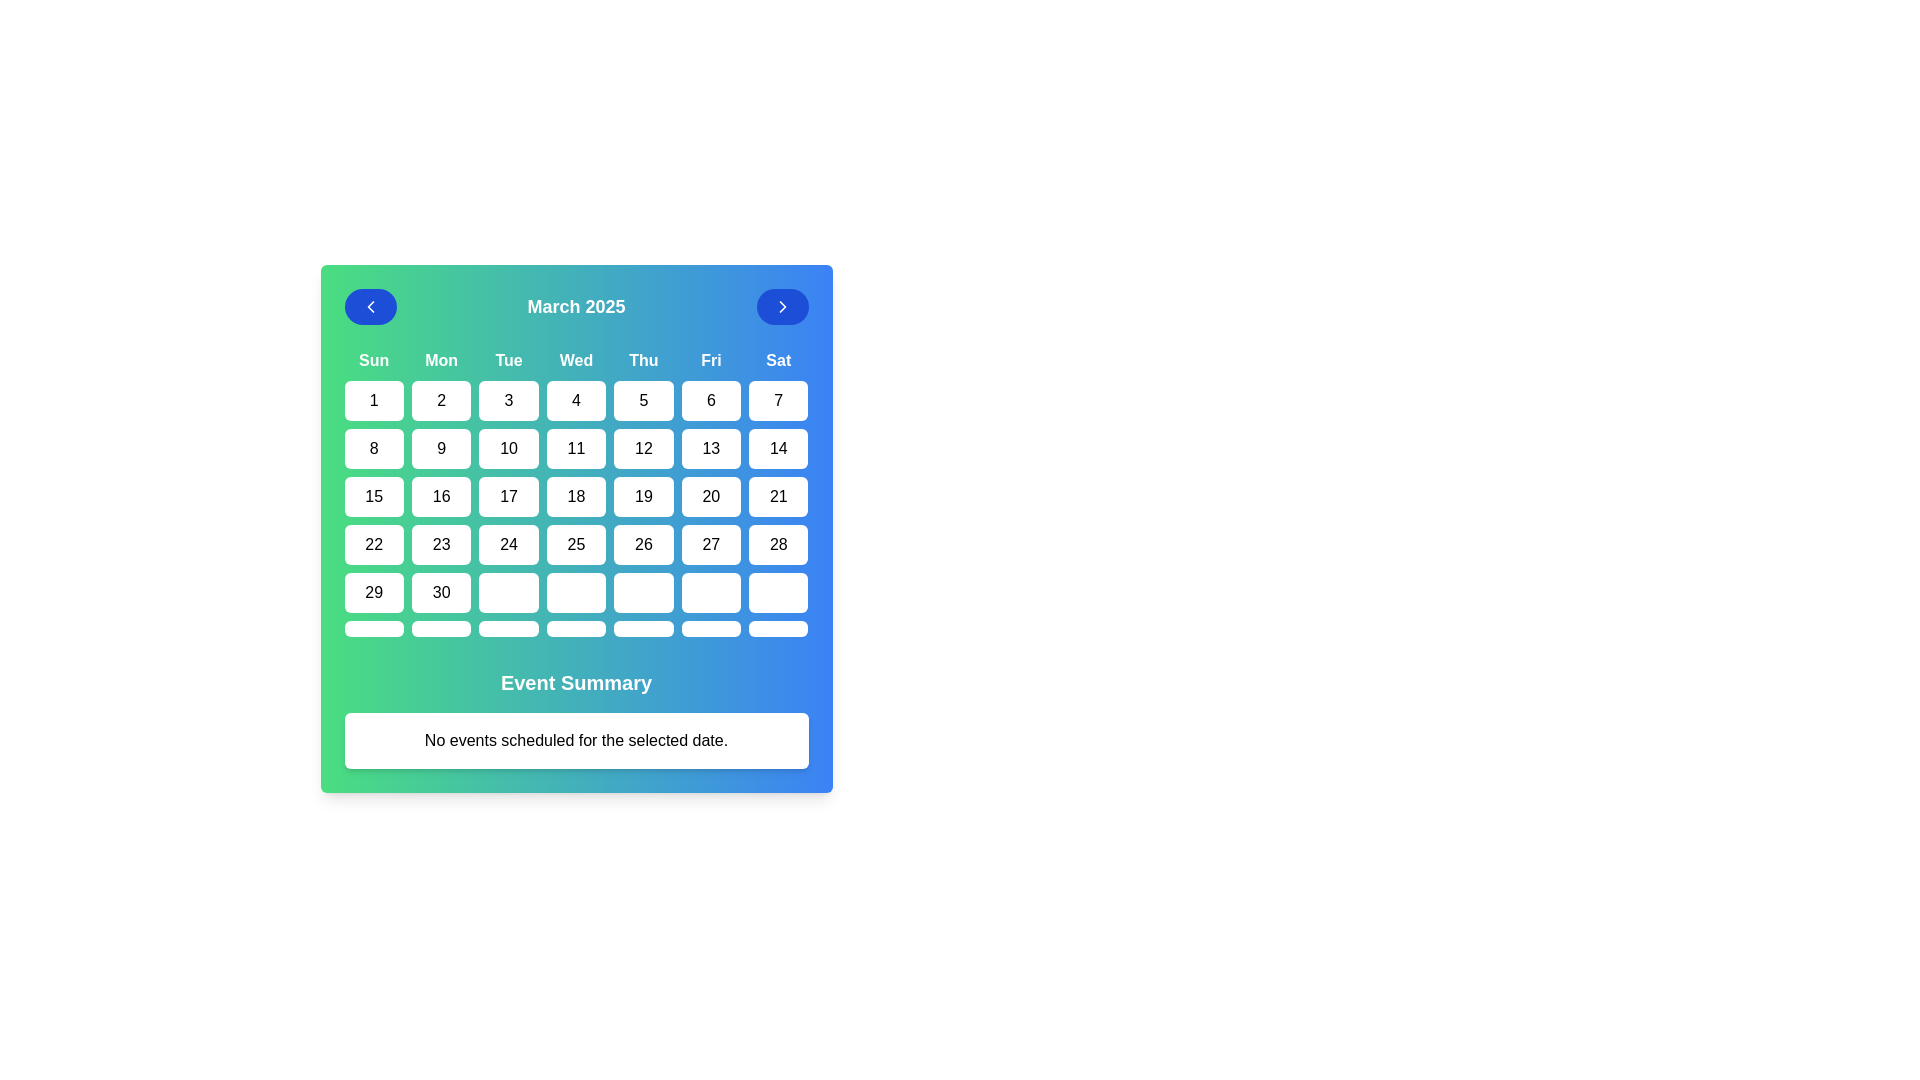  Describe the element at coordinates (374, 544) in the screenshot. I see `the button displaying the number '22' in the calendar grid under the 'Sun' day header` at that location.